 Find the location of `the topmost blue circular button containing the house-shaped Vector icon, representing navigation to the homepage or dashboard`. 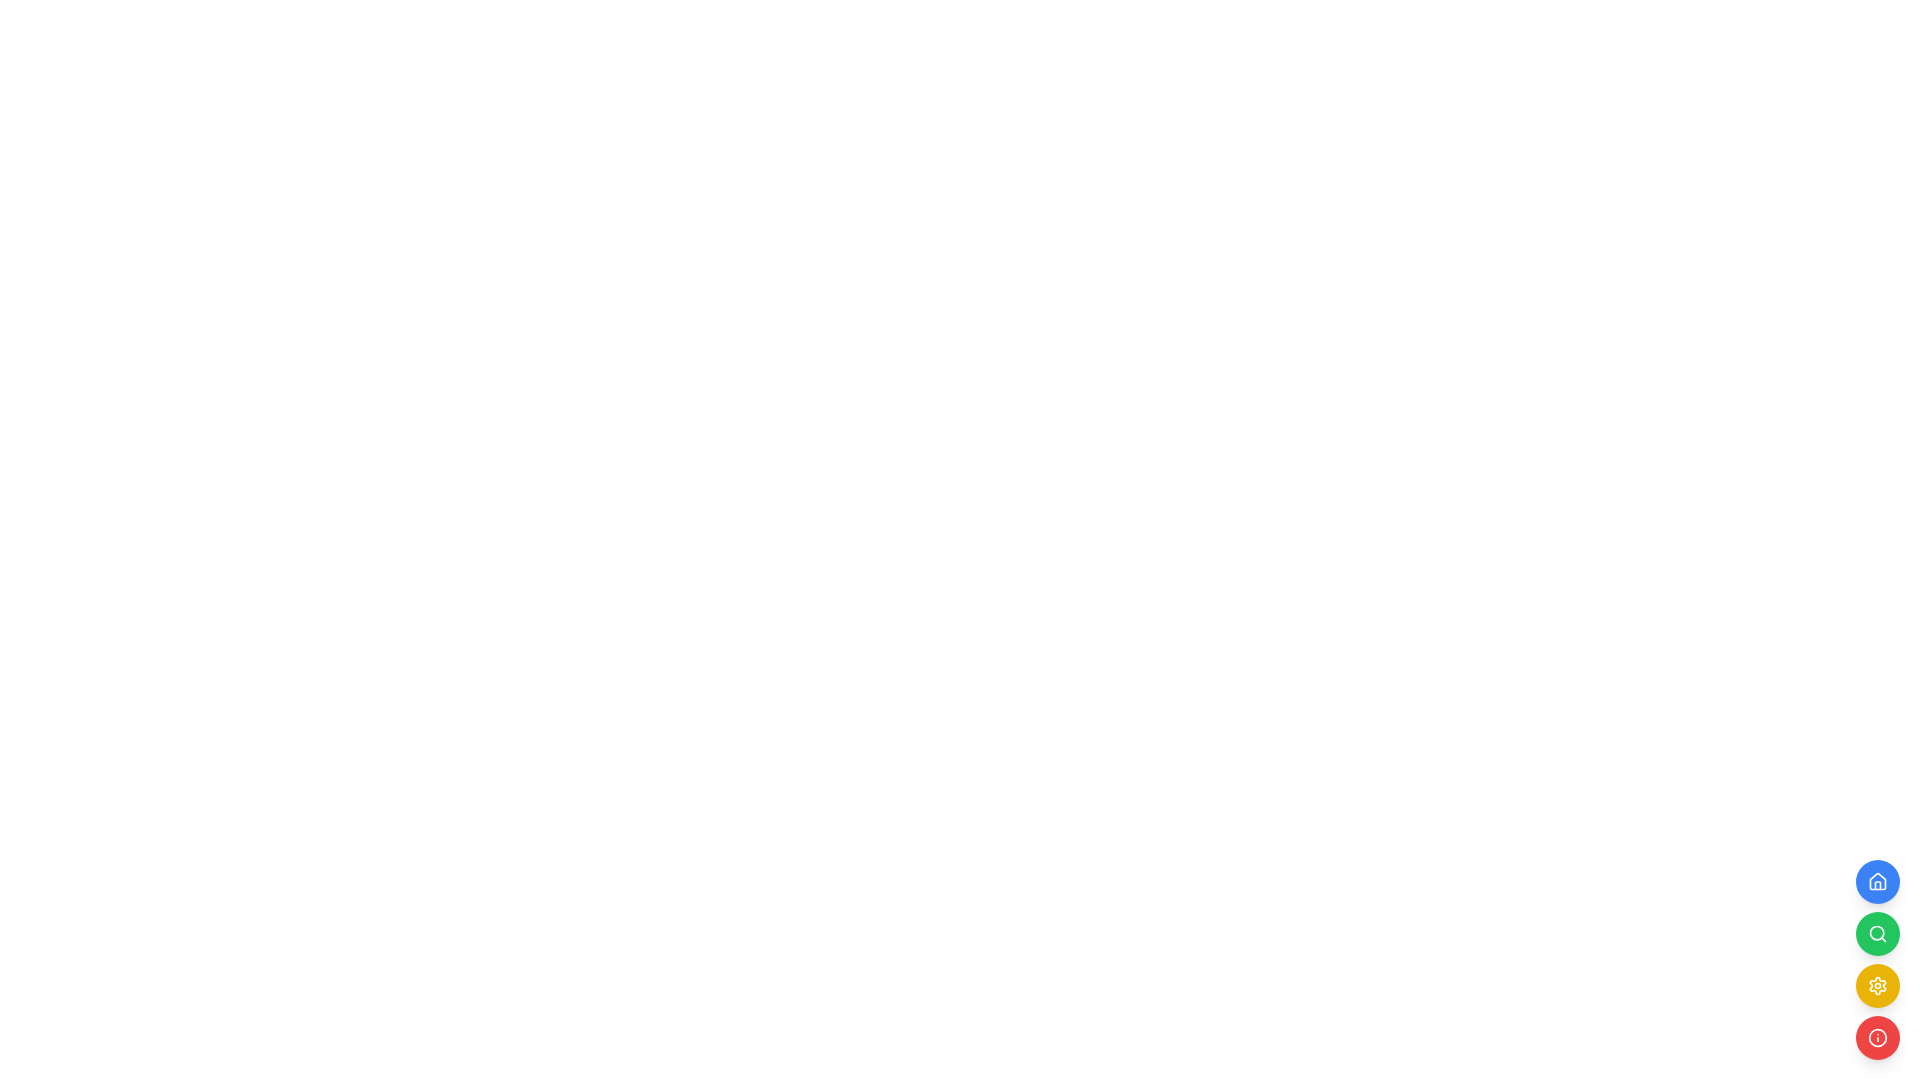

the topmost blue circular button containing the house-shaped Vector icon, representing navigation to the homepage or dashboard is located at coordinates (1876, 879).